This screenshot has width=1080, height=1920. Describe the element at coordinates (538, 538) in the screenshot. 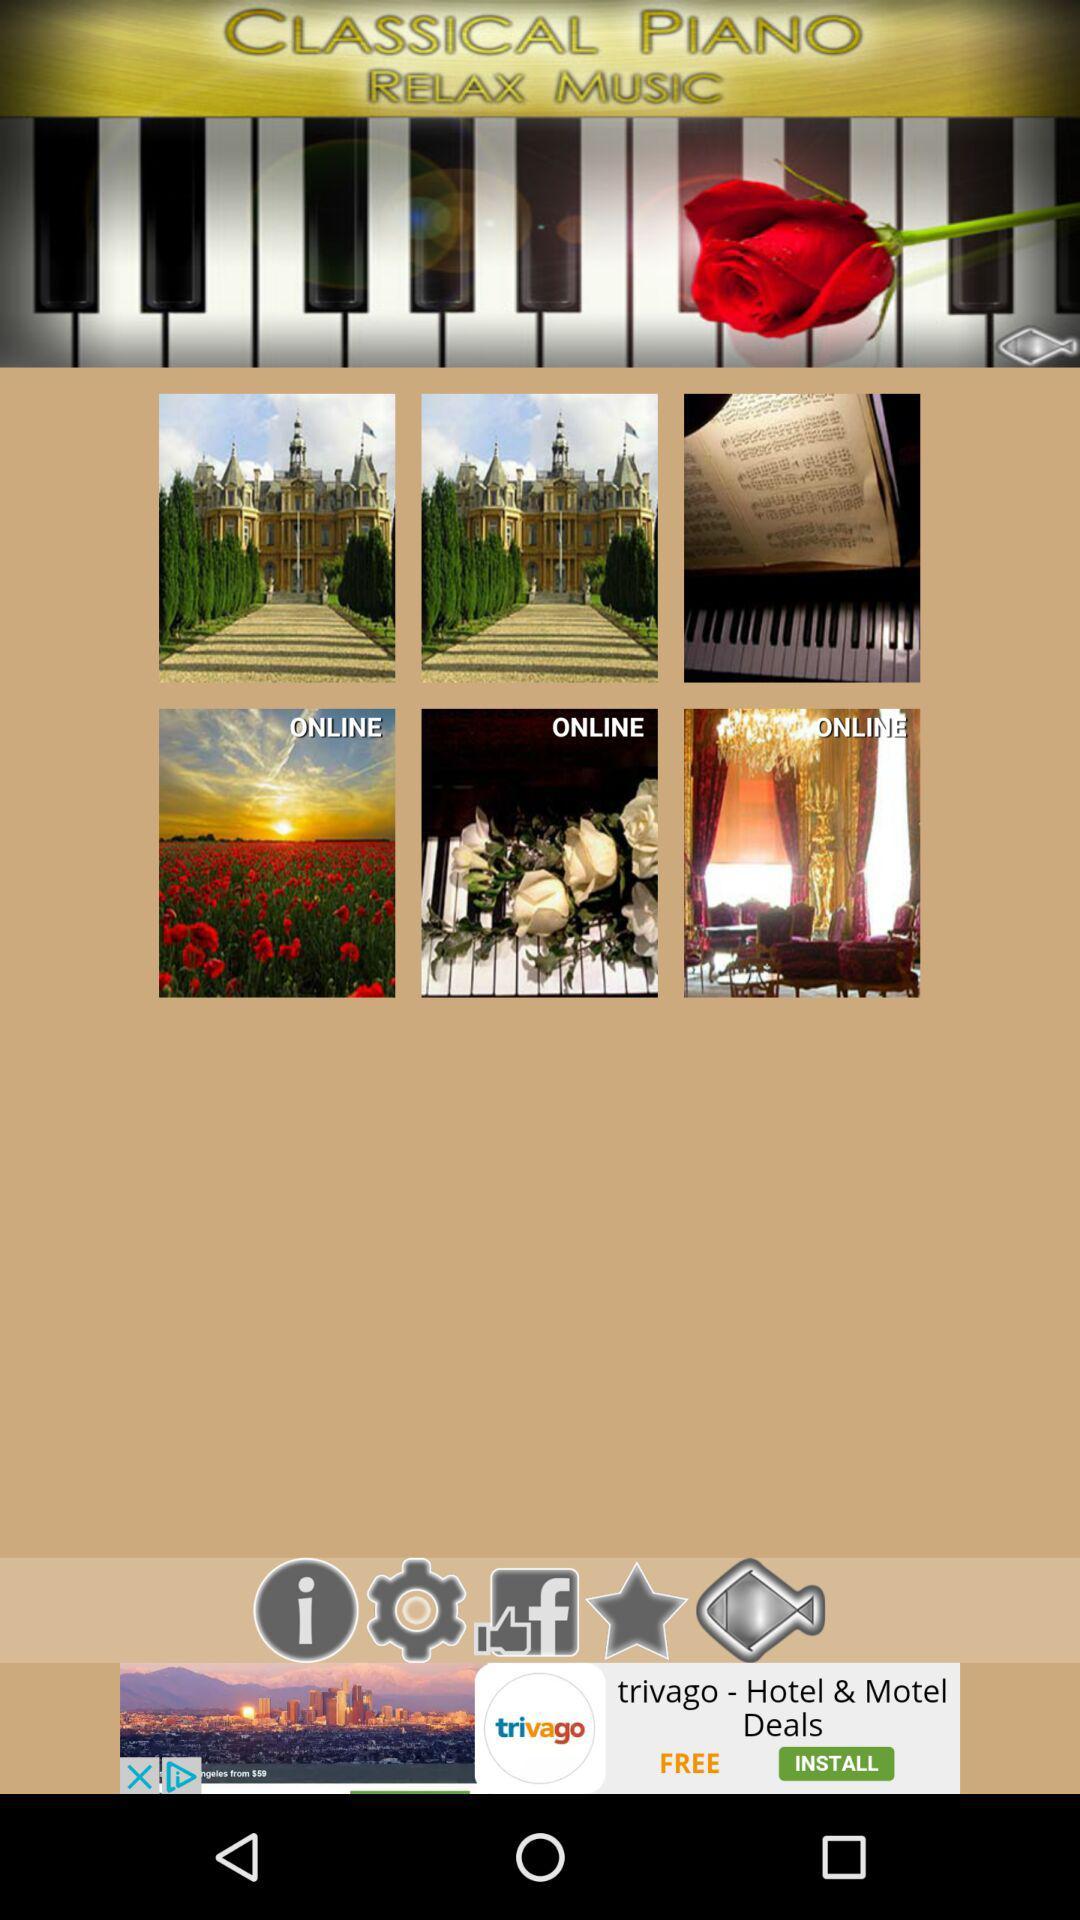

I see `this music` at that location.